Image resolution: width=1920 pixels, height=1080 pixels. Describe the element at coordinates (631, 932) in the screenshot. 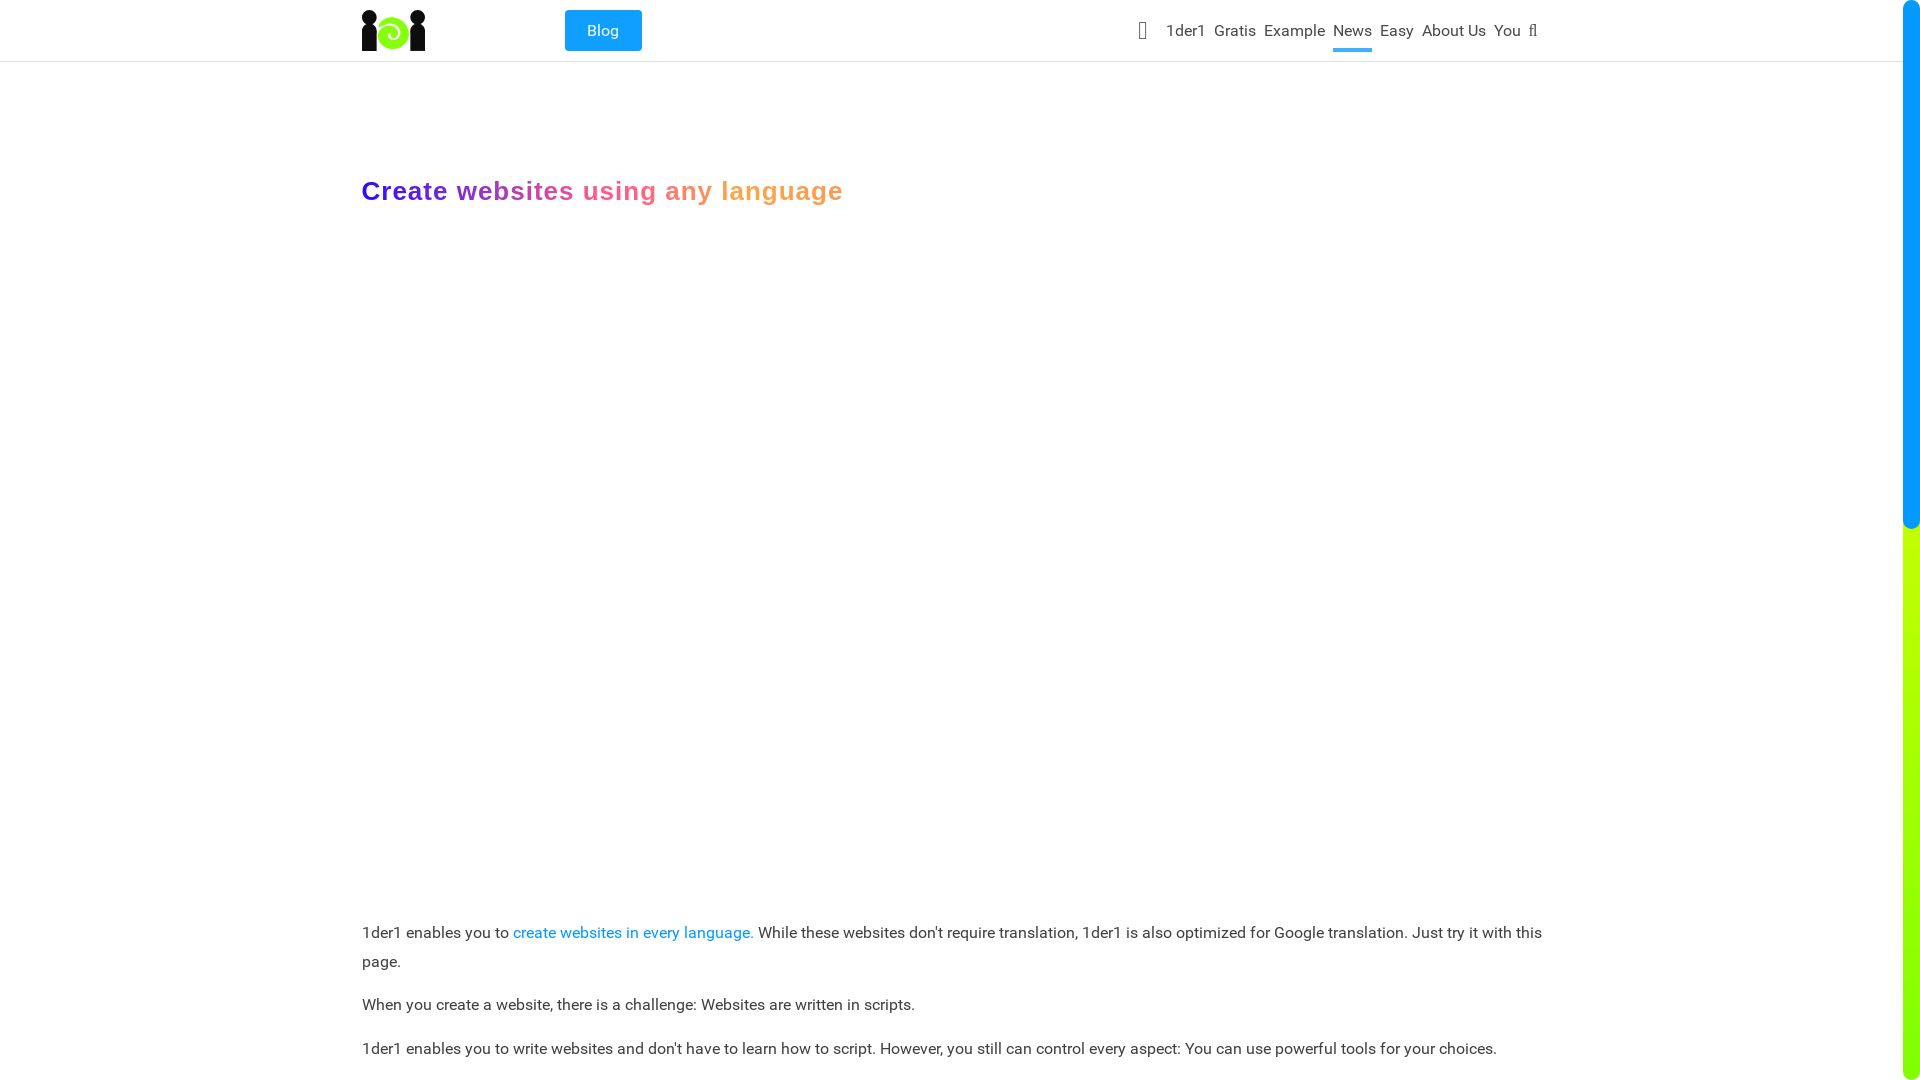

I see `'create websites in every language.'` at that location.